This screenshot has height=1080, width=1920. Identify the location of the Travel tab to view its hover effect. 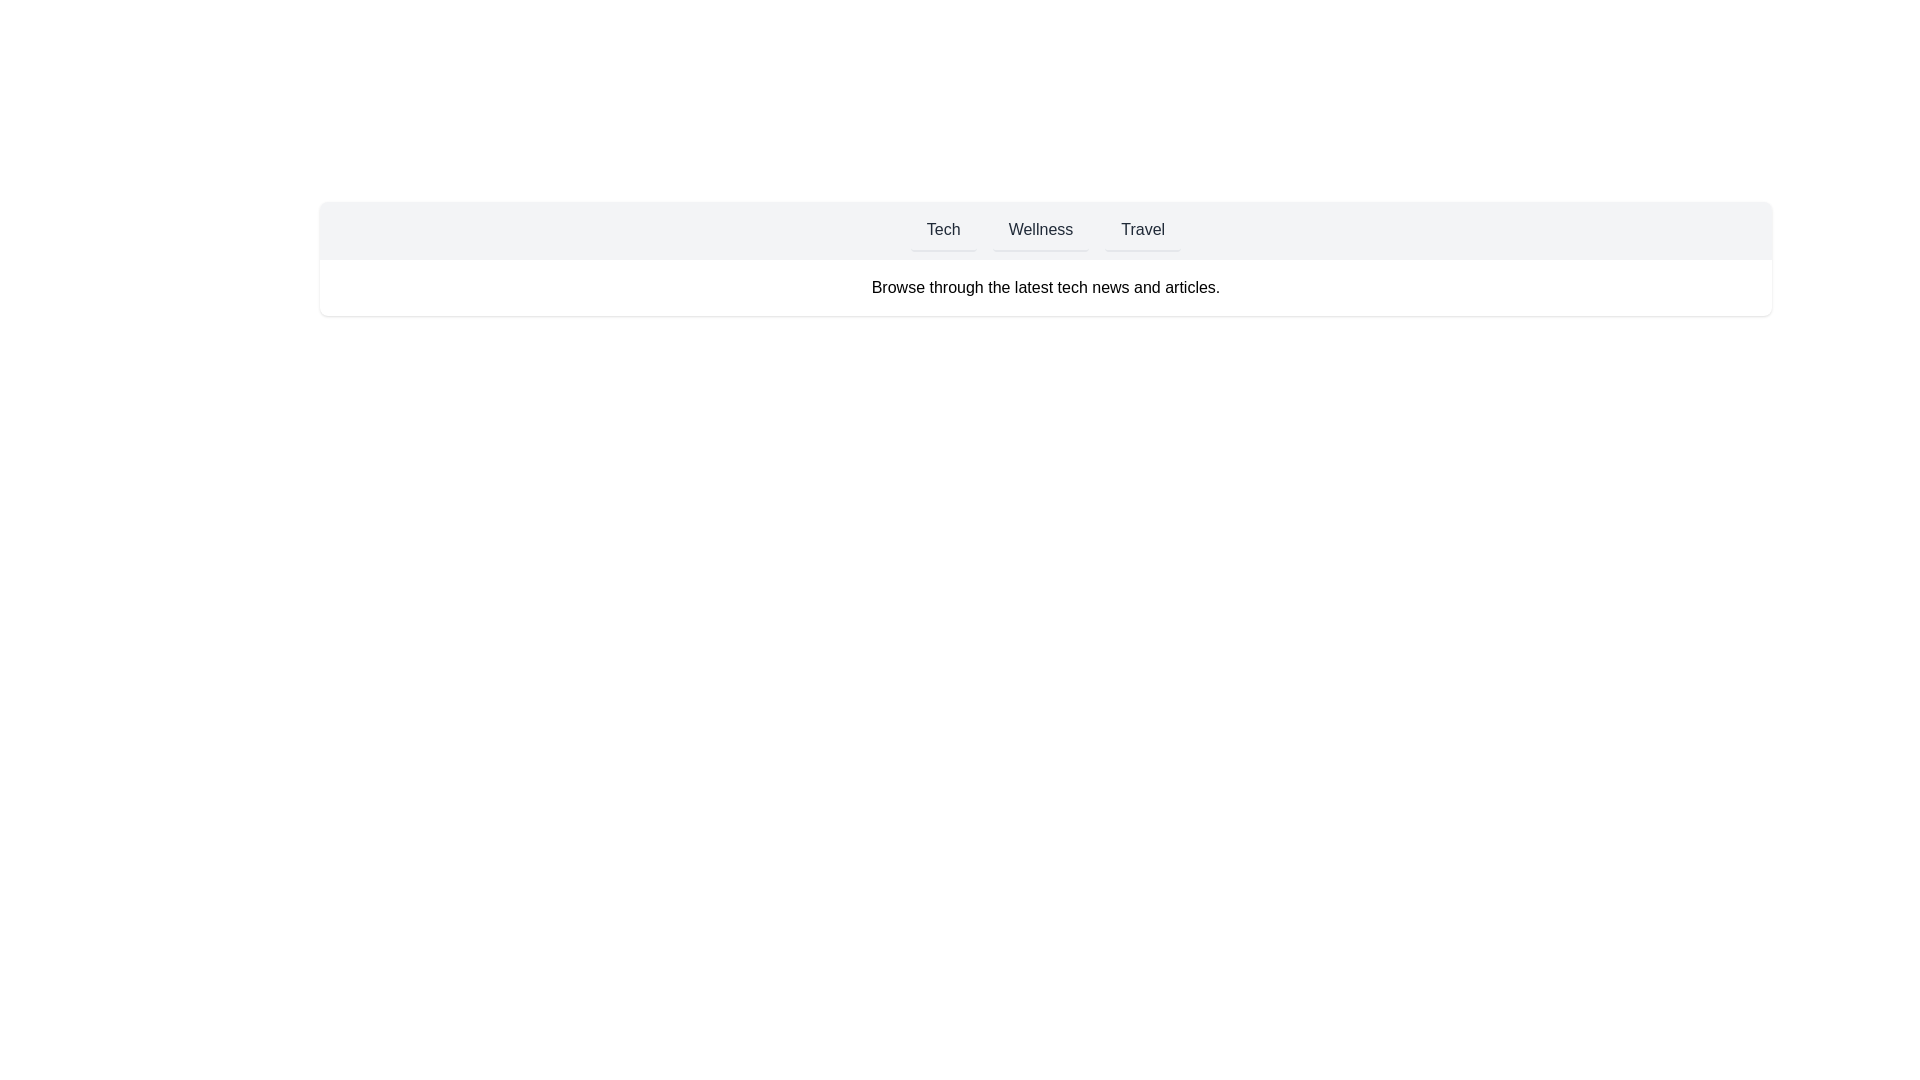
(1143, 230).